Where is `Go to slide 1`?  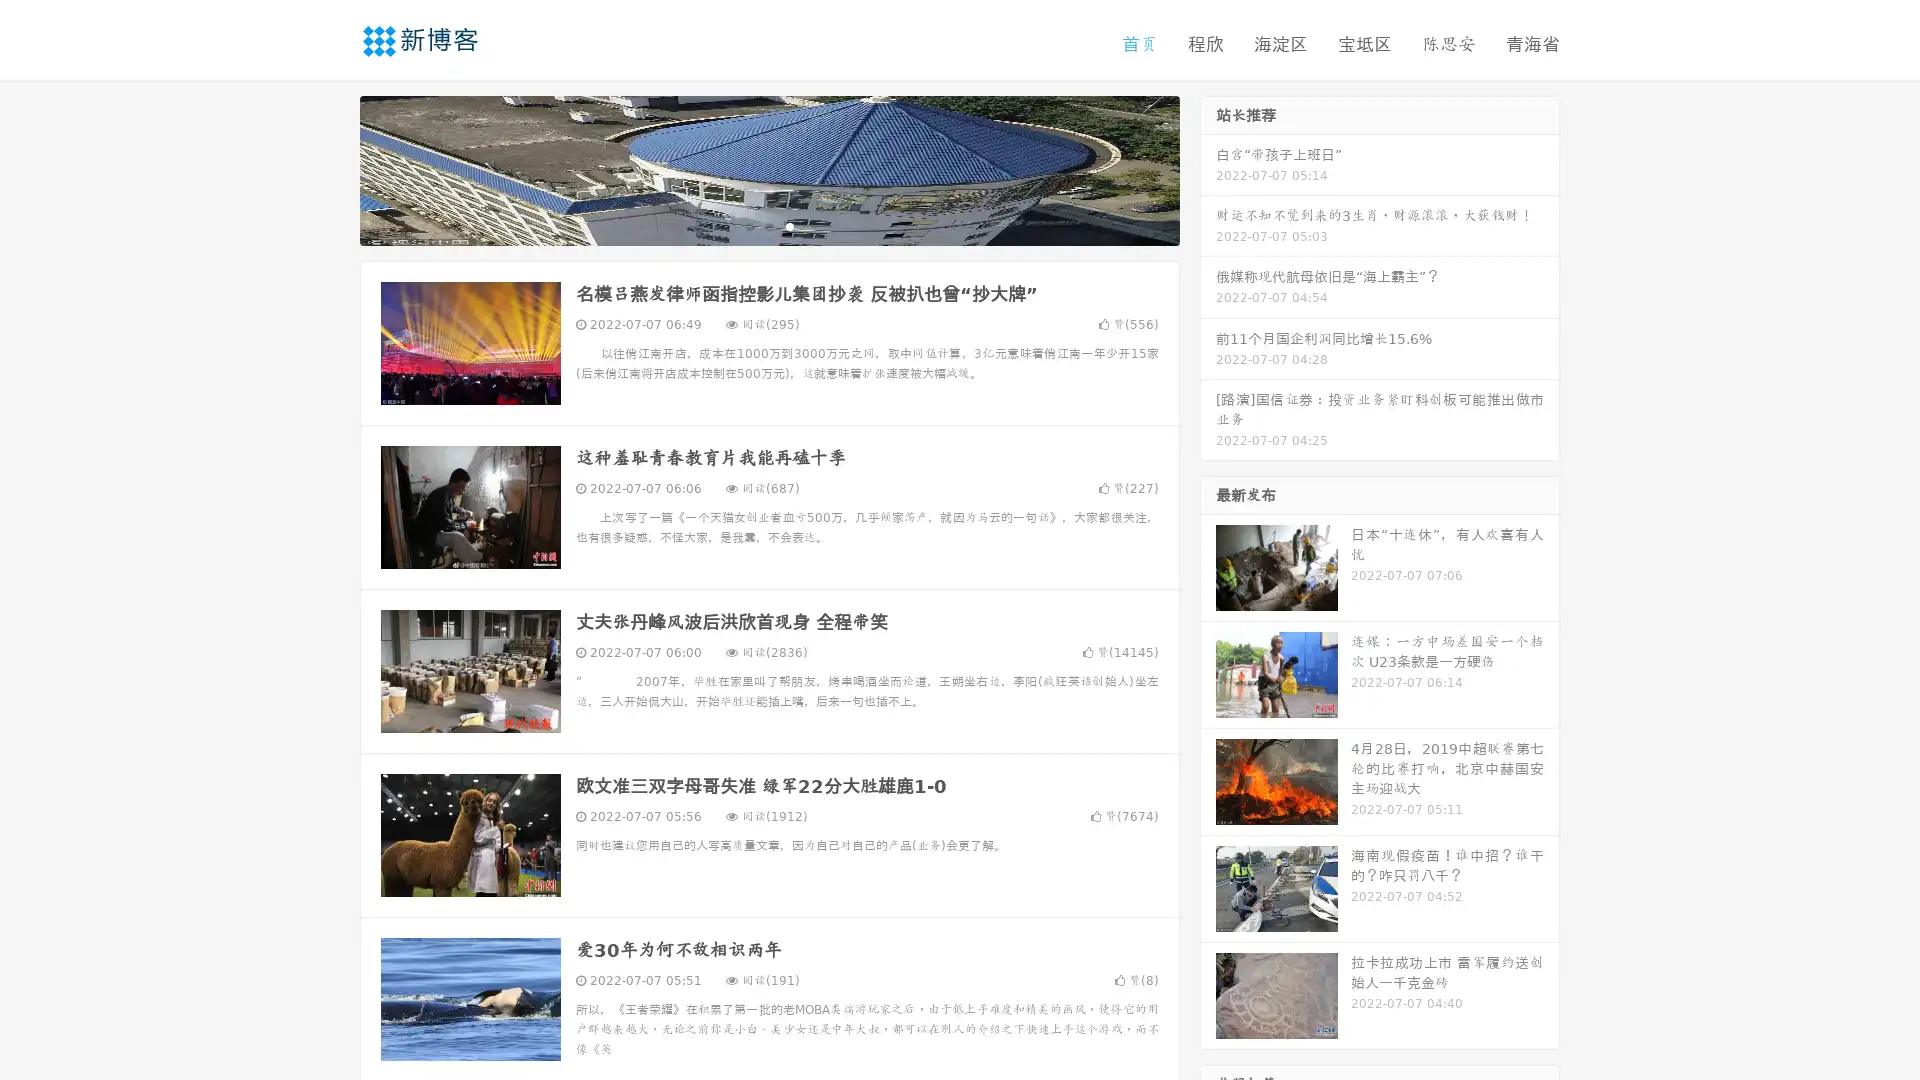 Go to slide 1 is located at coordinates (748, 225).